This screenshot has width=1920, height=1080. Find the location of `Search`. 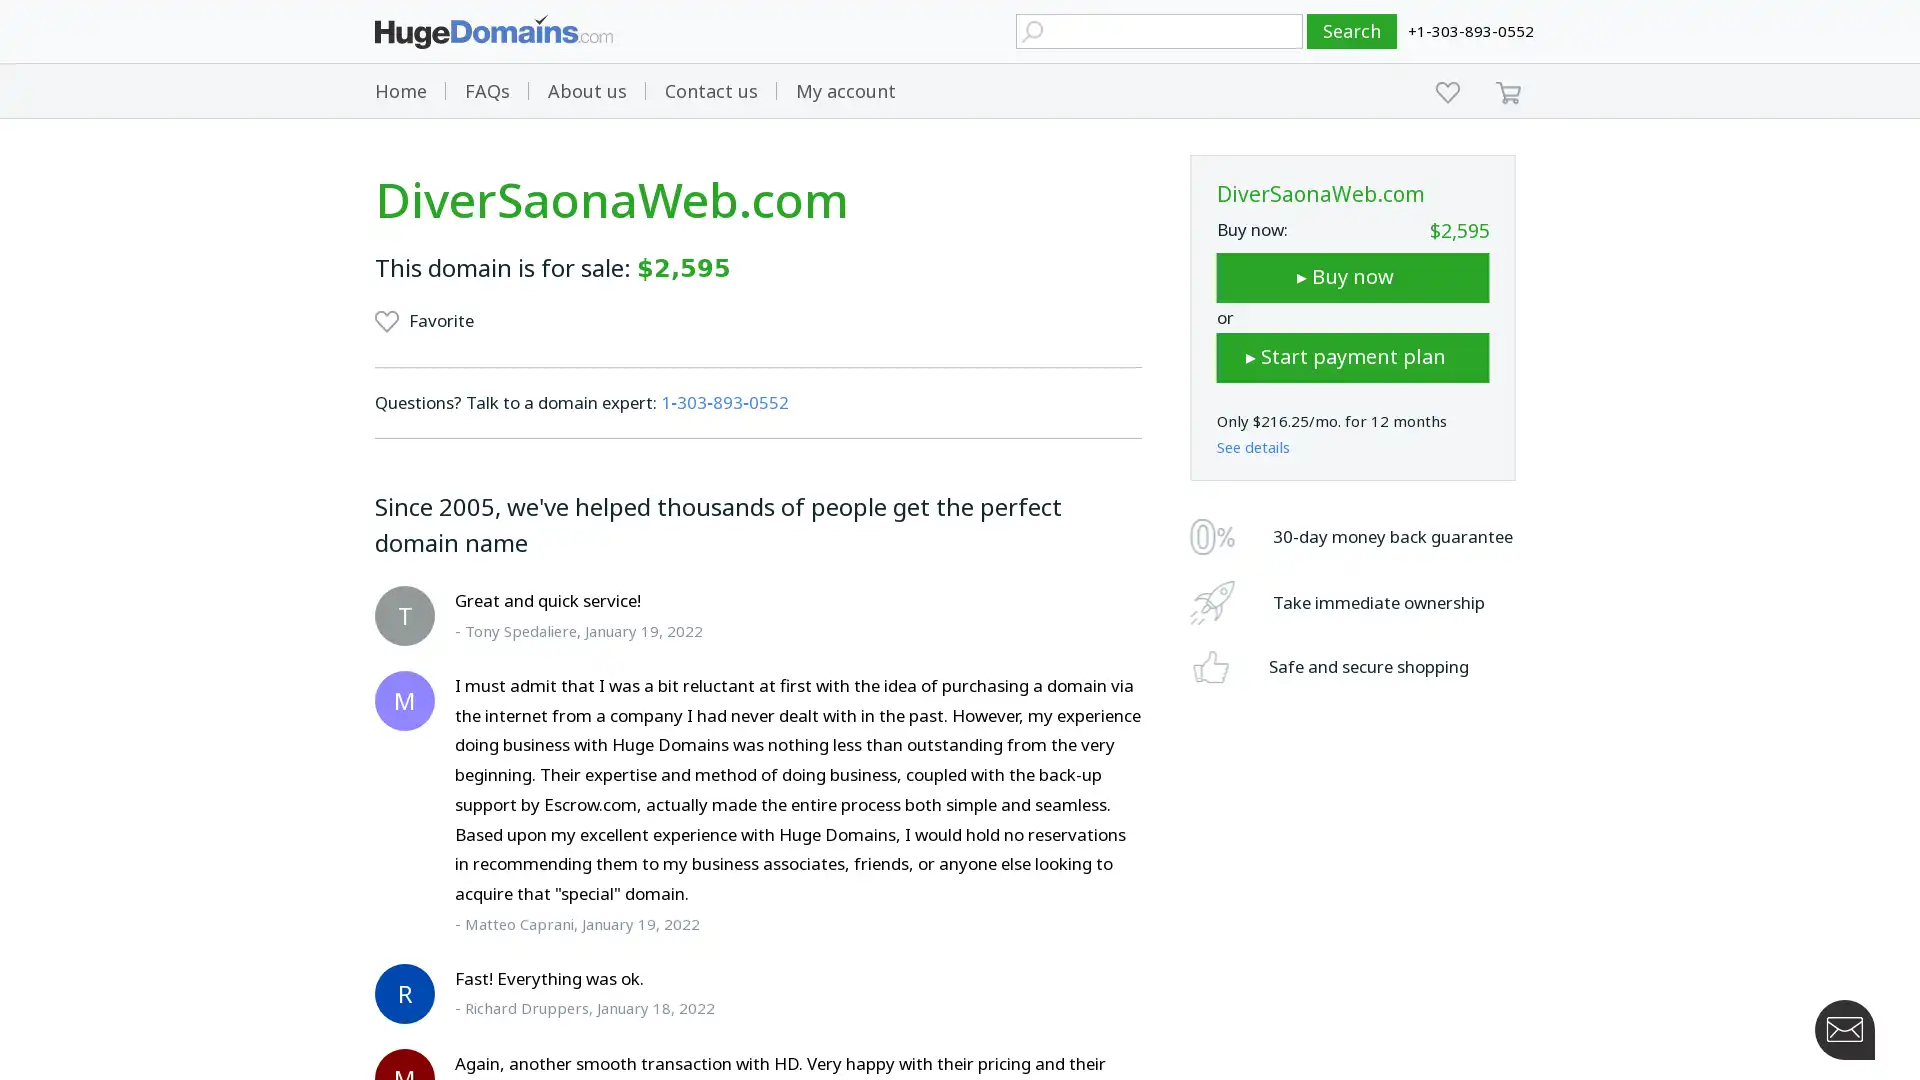

Search is located at coordinates (1352, 31).